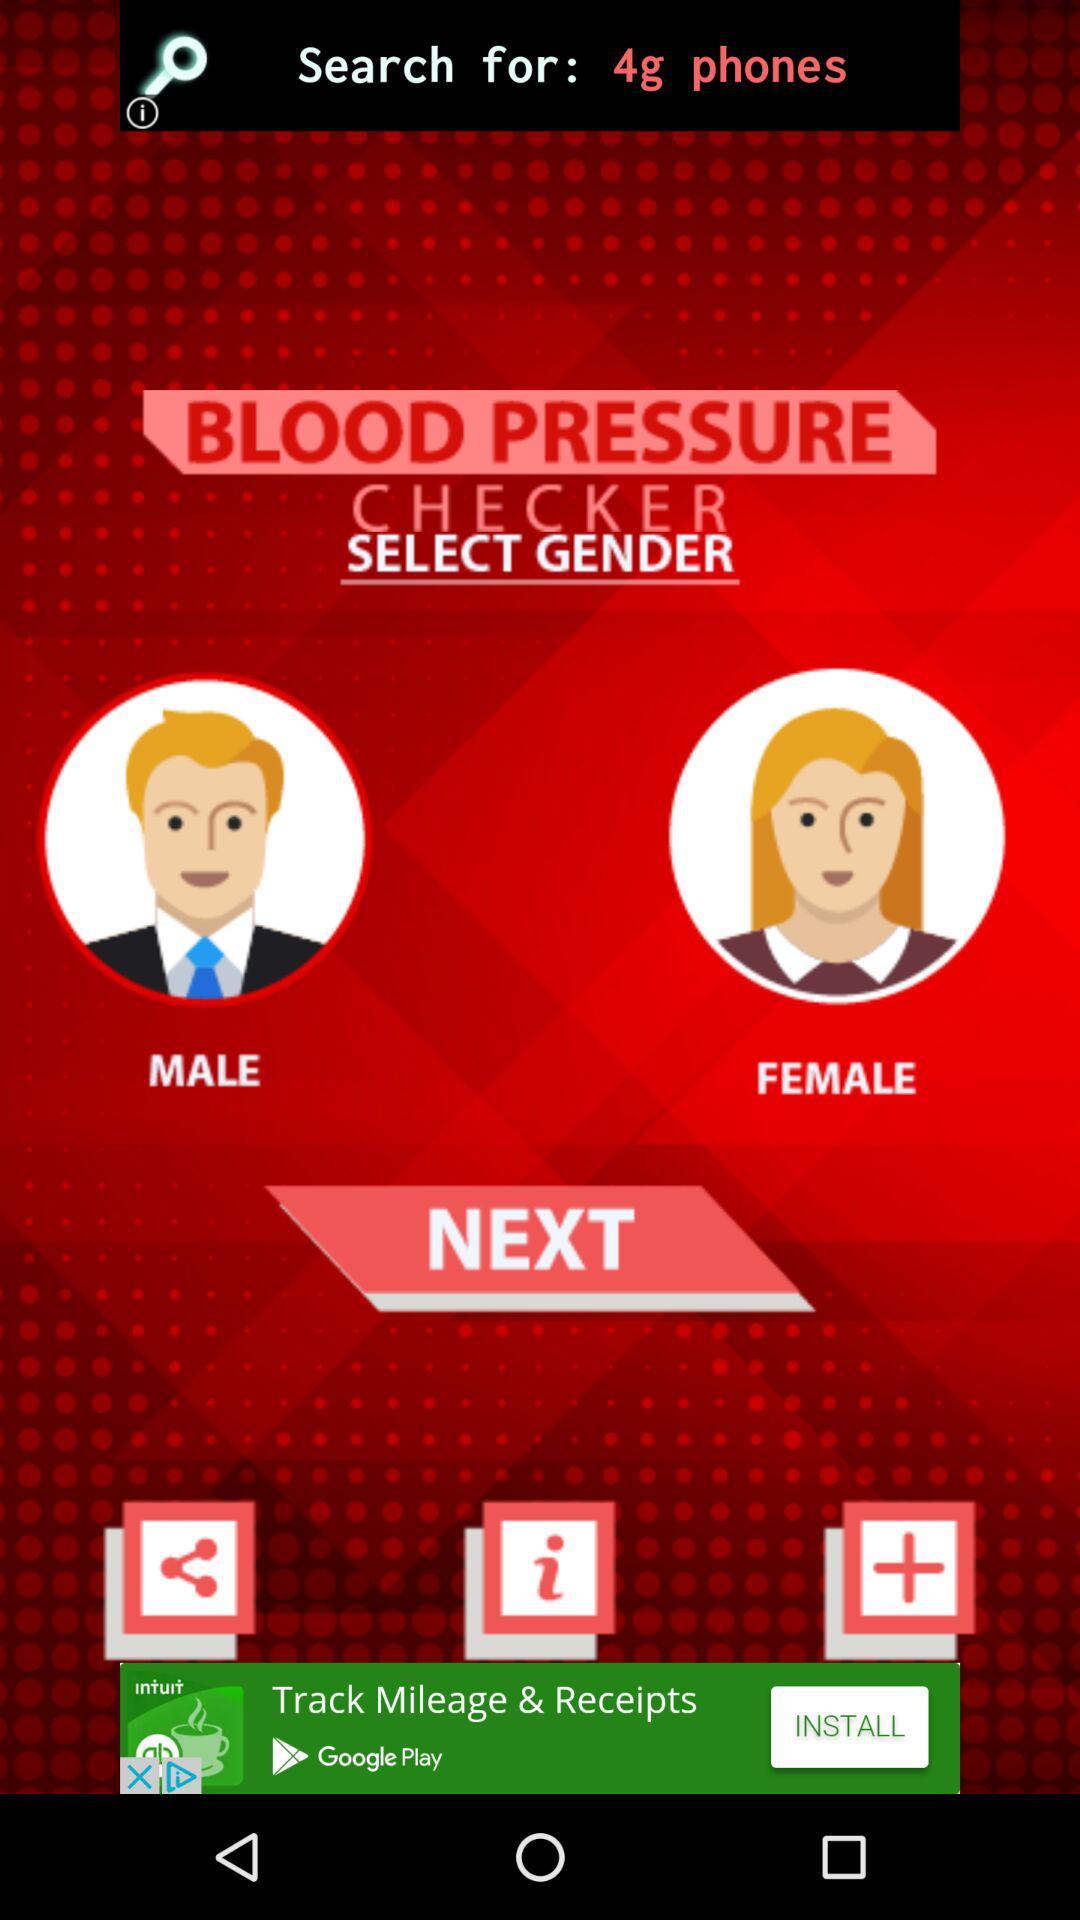 This screenshot has height=1920, width=1080. Describe the element at coordinates (178, 1578) in the screenshot. I see `more options` at that location.